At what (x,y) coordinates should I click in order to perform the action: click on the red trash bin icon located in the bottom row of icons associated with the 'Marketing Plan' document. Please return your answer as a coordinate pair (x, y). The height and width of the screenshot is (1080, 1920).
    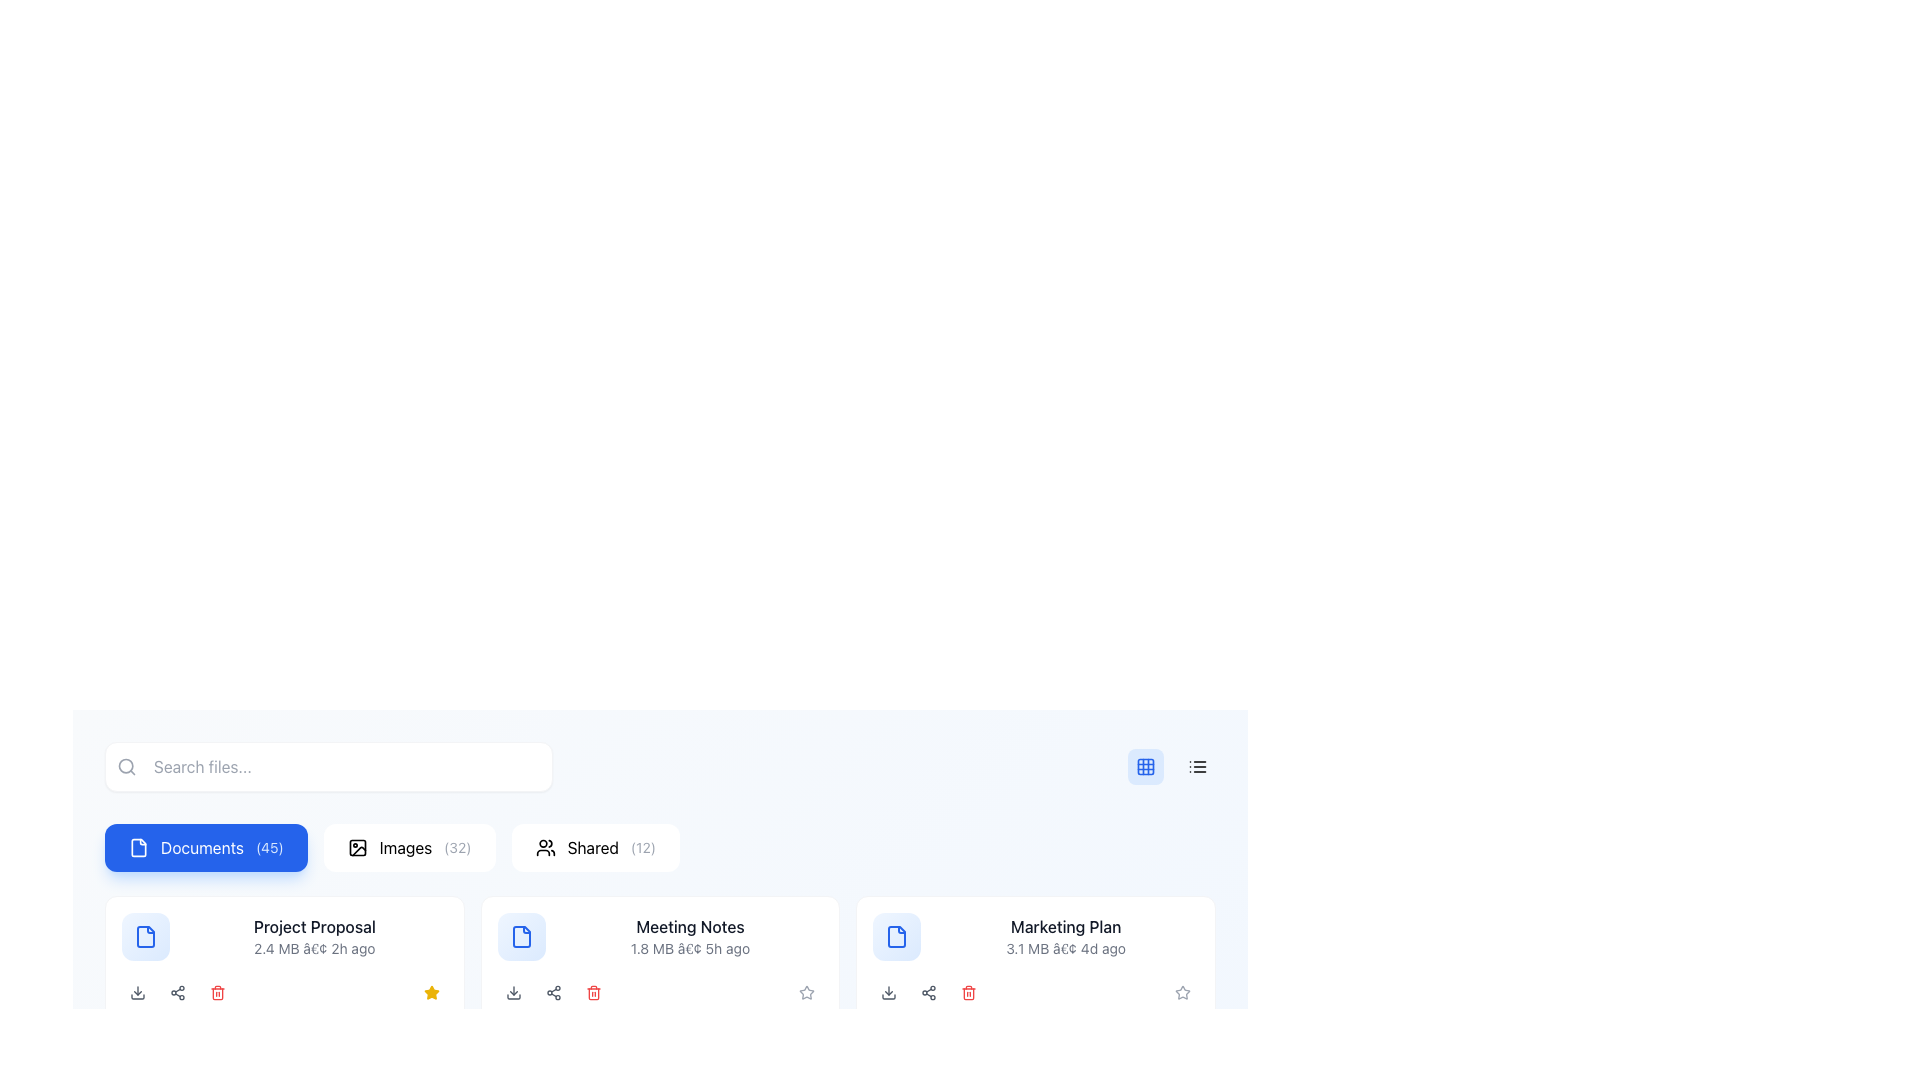
    Looking at the image, I should click on (969, 992).